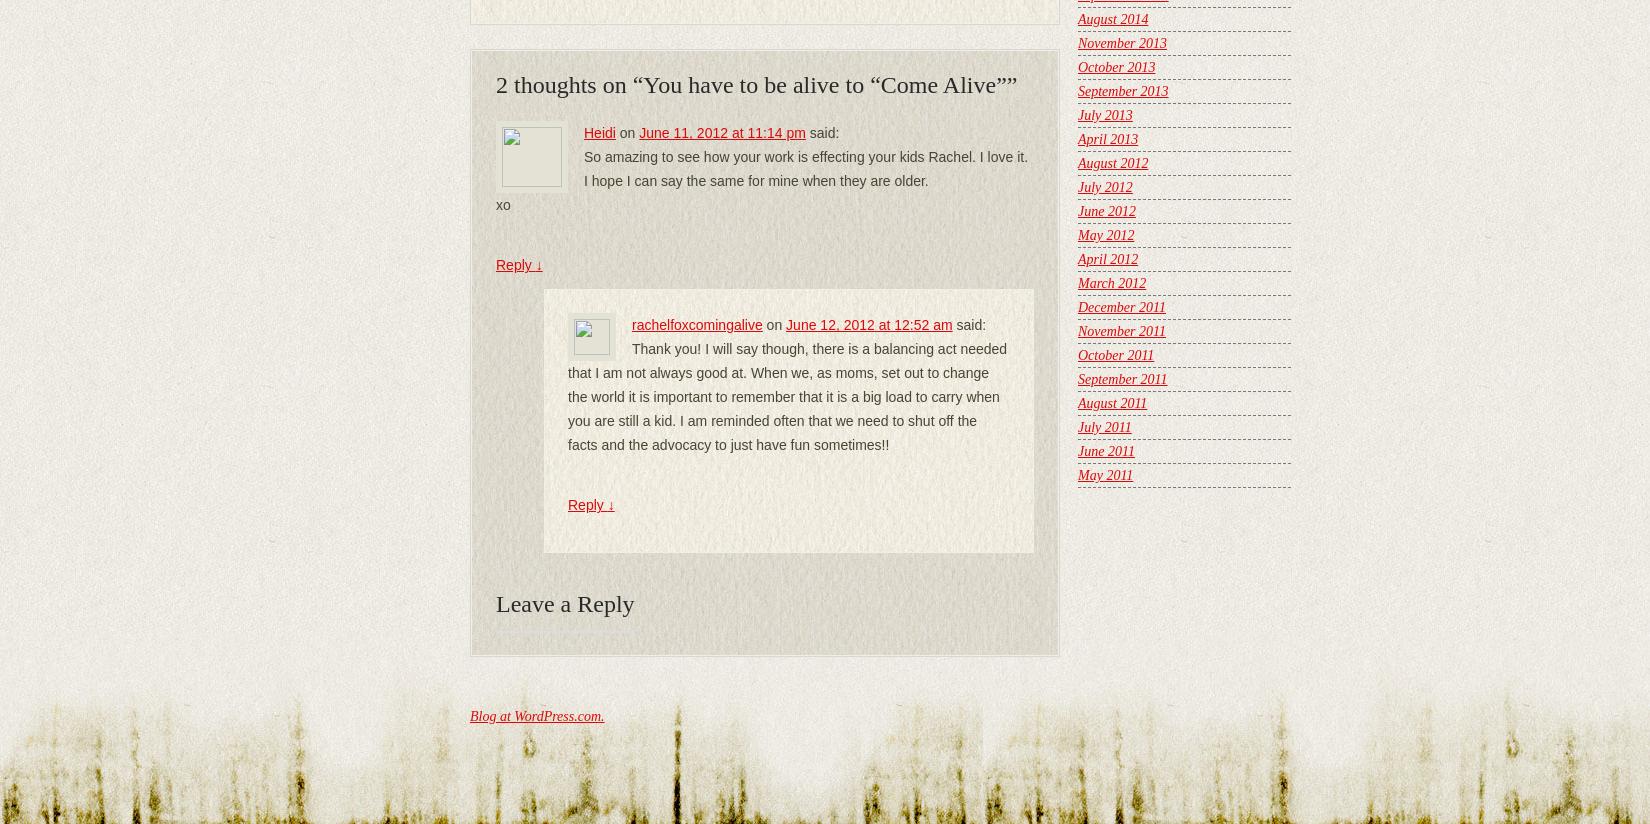 This screenshot has width=1650, height=824. Describe the element at coordinates (1116, 67) in the screenshot. I see `'October 2013'` at that location.